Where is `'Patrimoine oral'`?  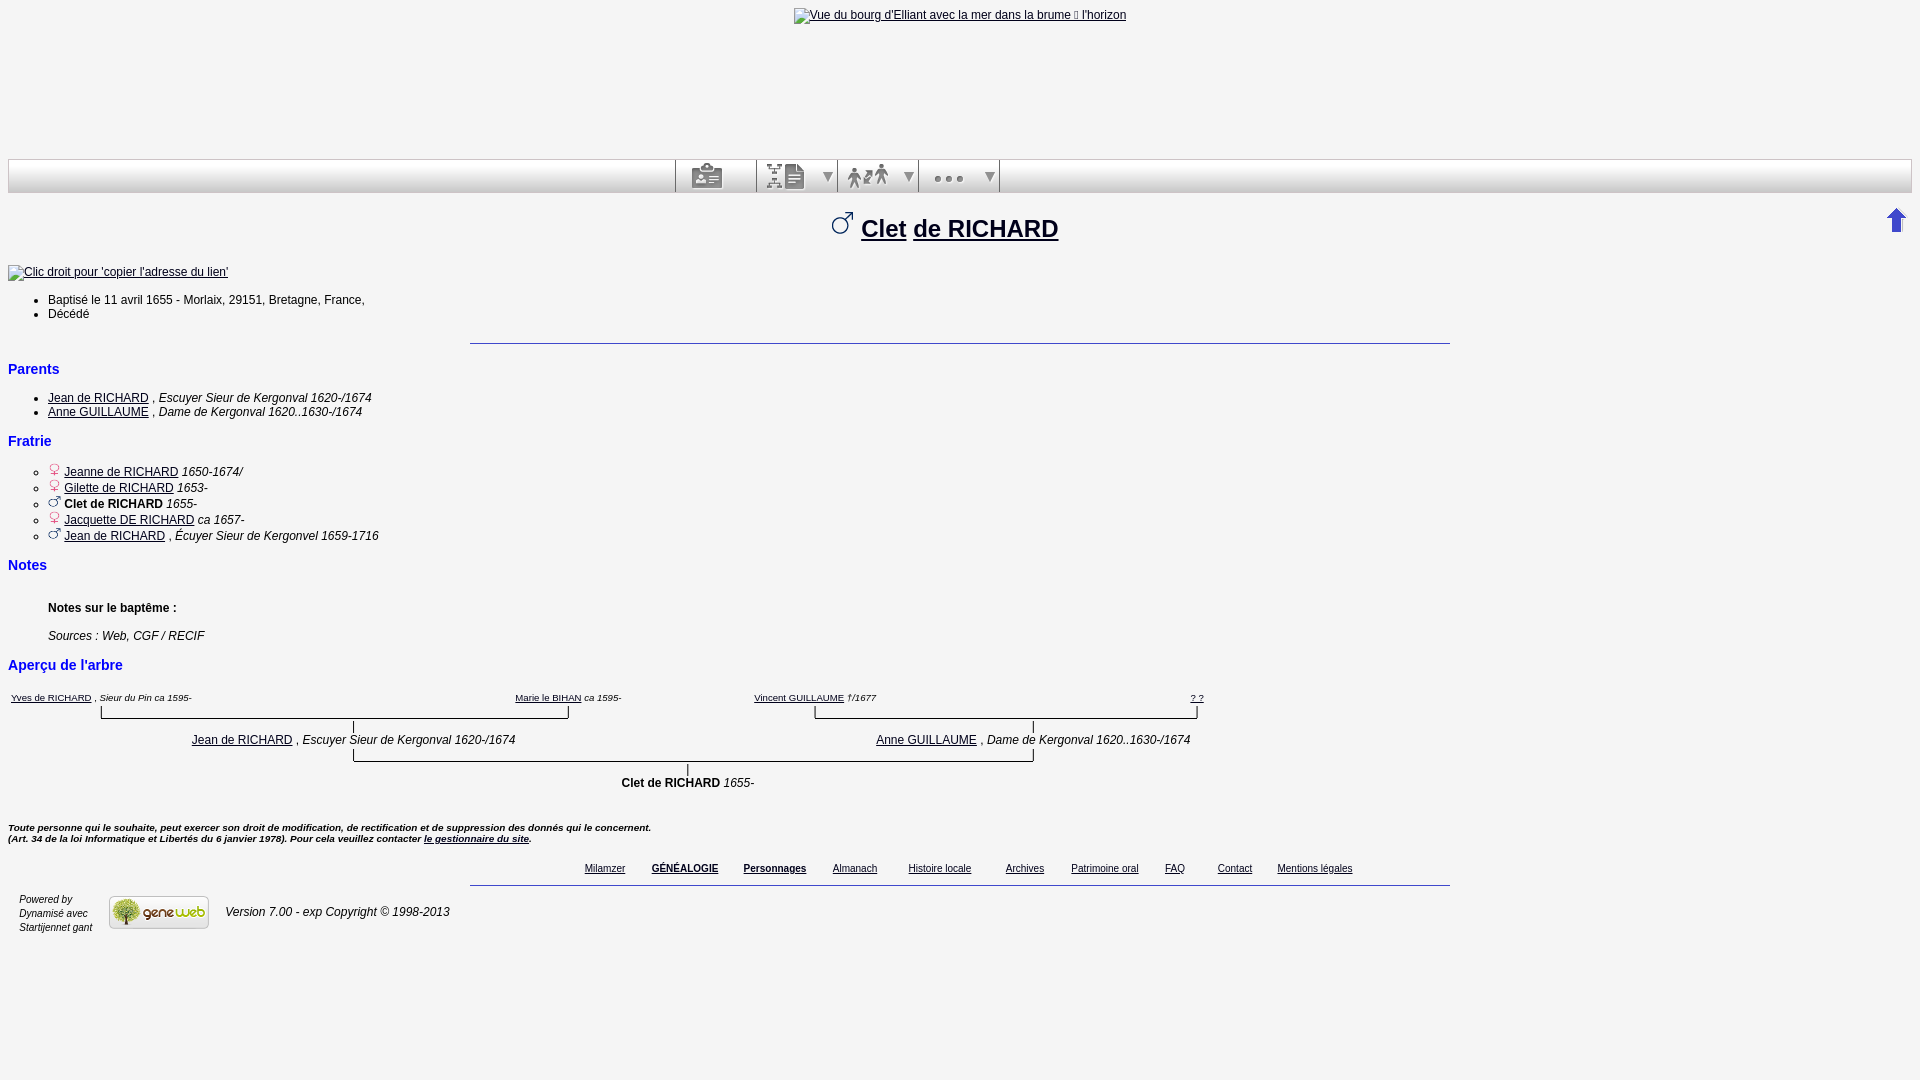 'Patrimoine oral' is located at coordinates (1103, 866).